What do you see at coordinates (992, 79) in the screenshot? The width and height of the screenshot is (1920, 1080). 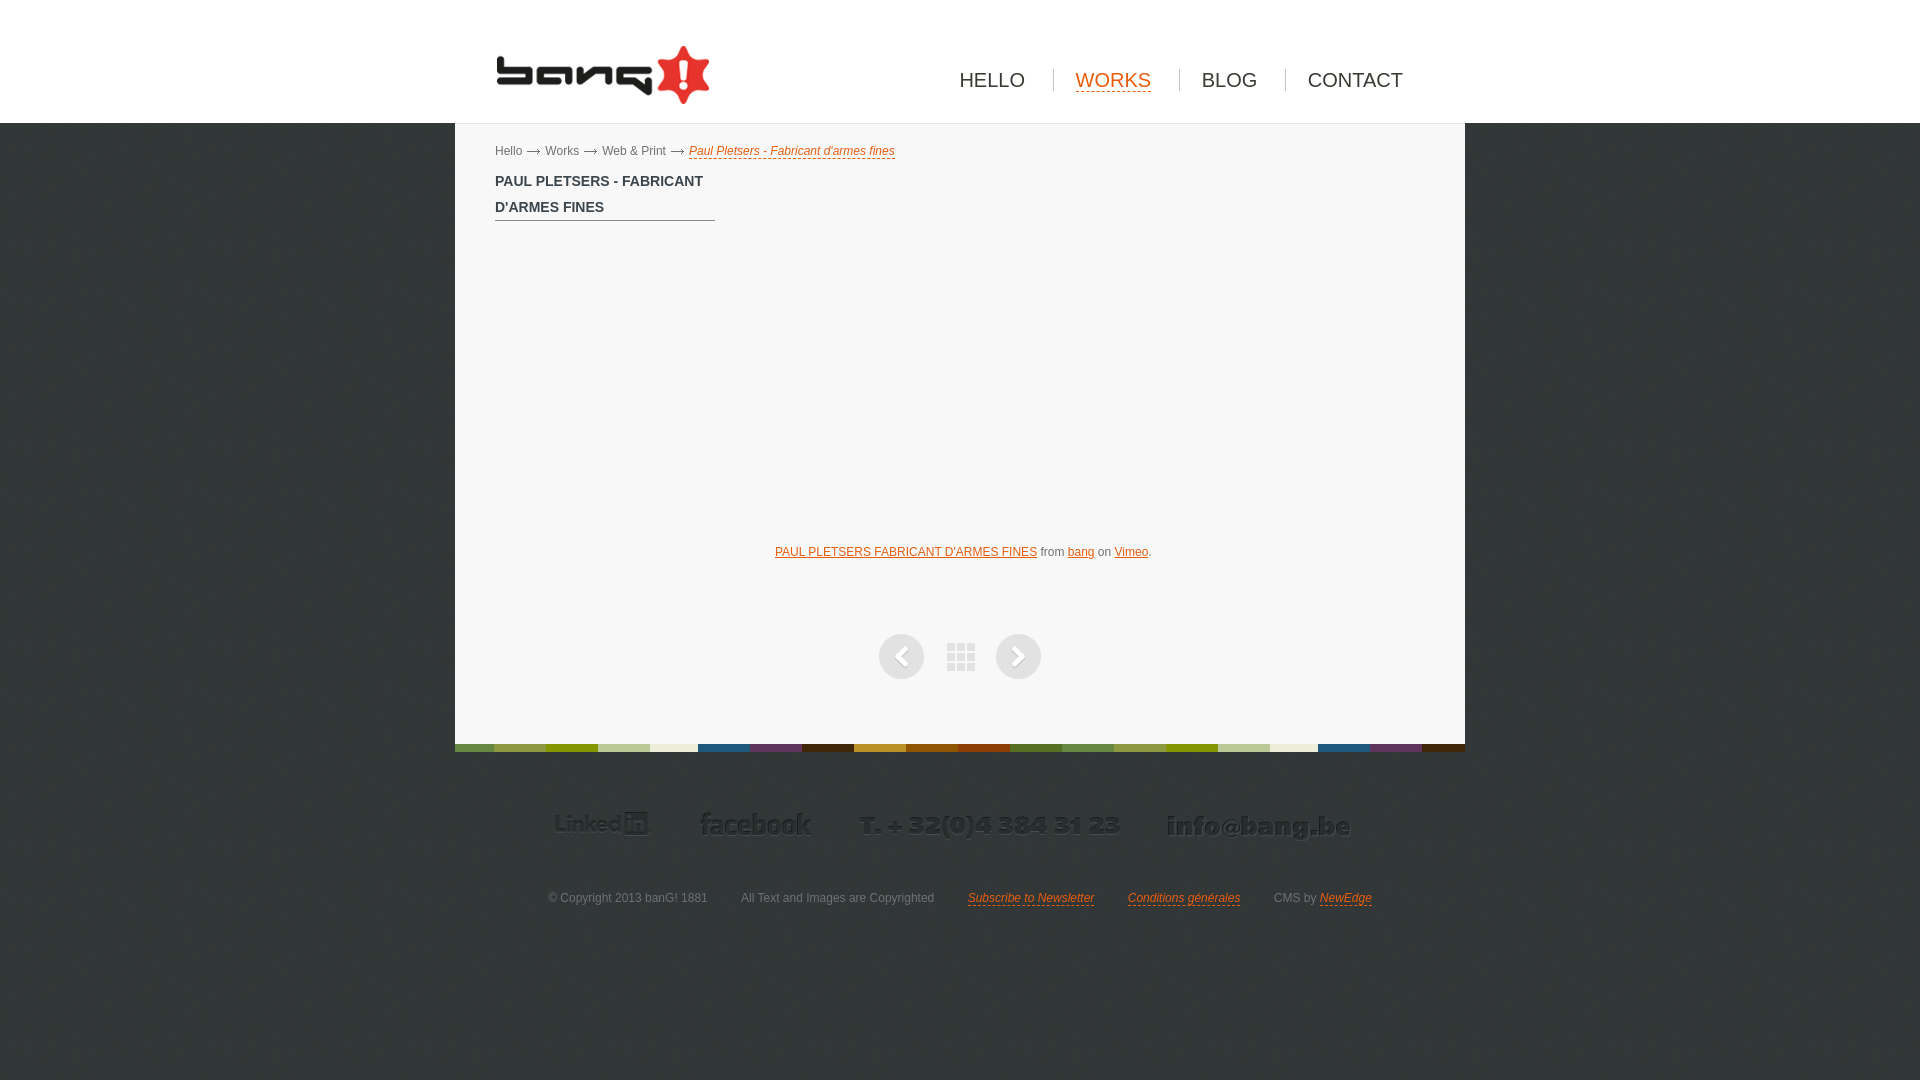 I see `'HELLO'` at bounding box center [992, 79].